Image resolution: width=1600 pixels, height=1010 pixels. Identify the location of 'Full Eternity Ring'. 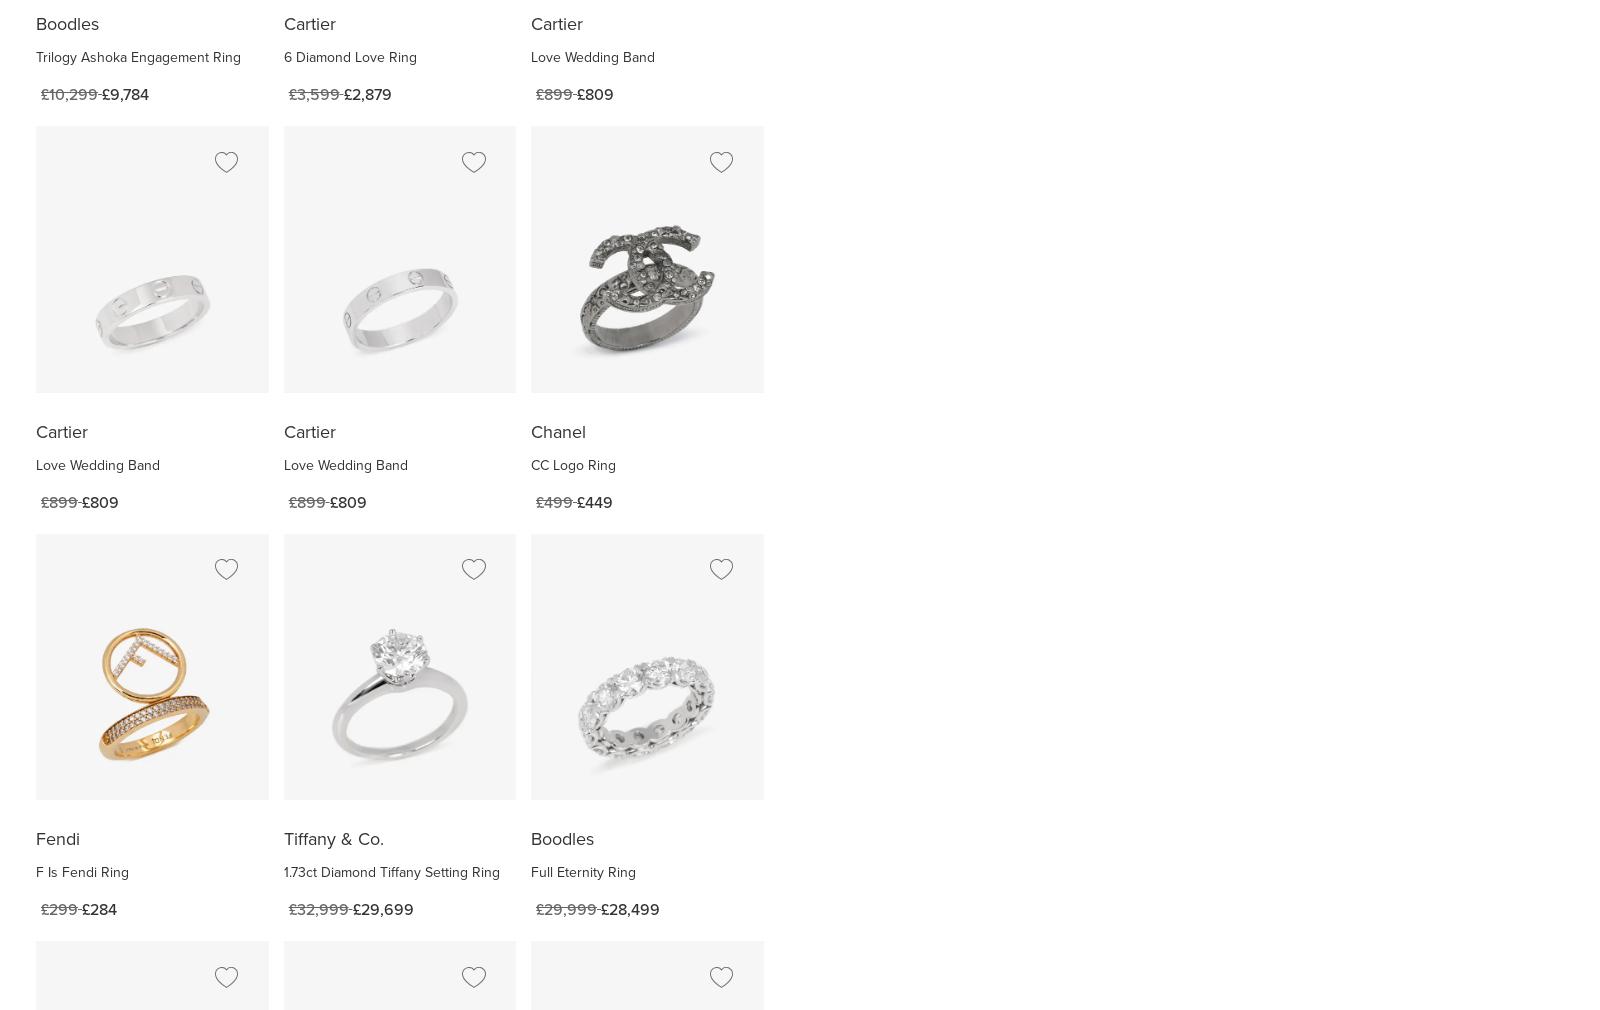
(530, 872).